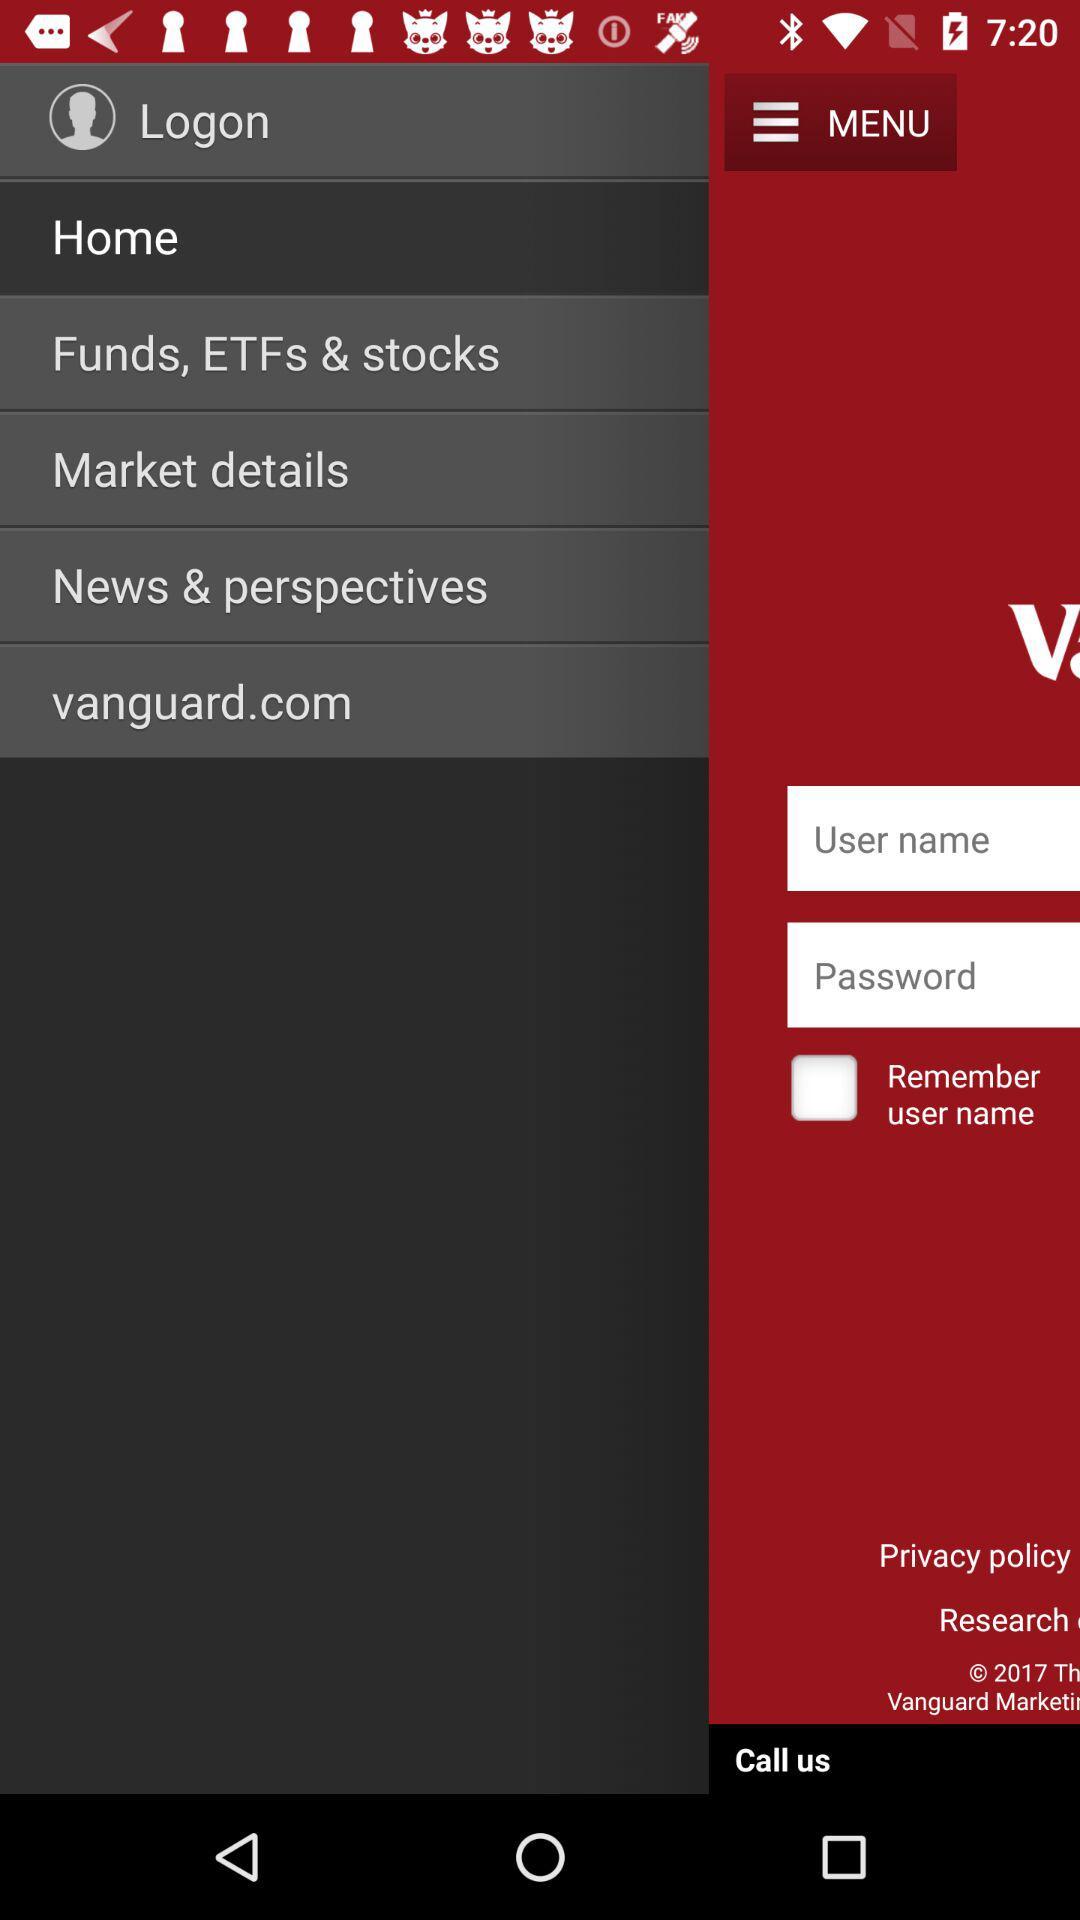 The width and height of the screenshot is (1080, 1920). Describe the element at coordinates (782, 1758) in the screenshot. I see `call us at the bottom of the page` at that location.